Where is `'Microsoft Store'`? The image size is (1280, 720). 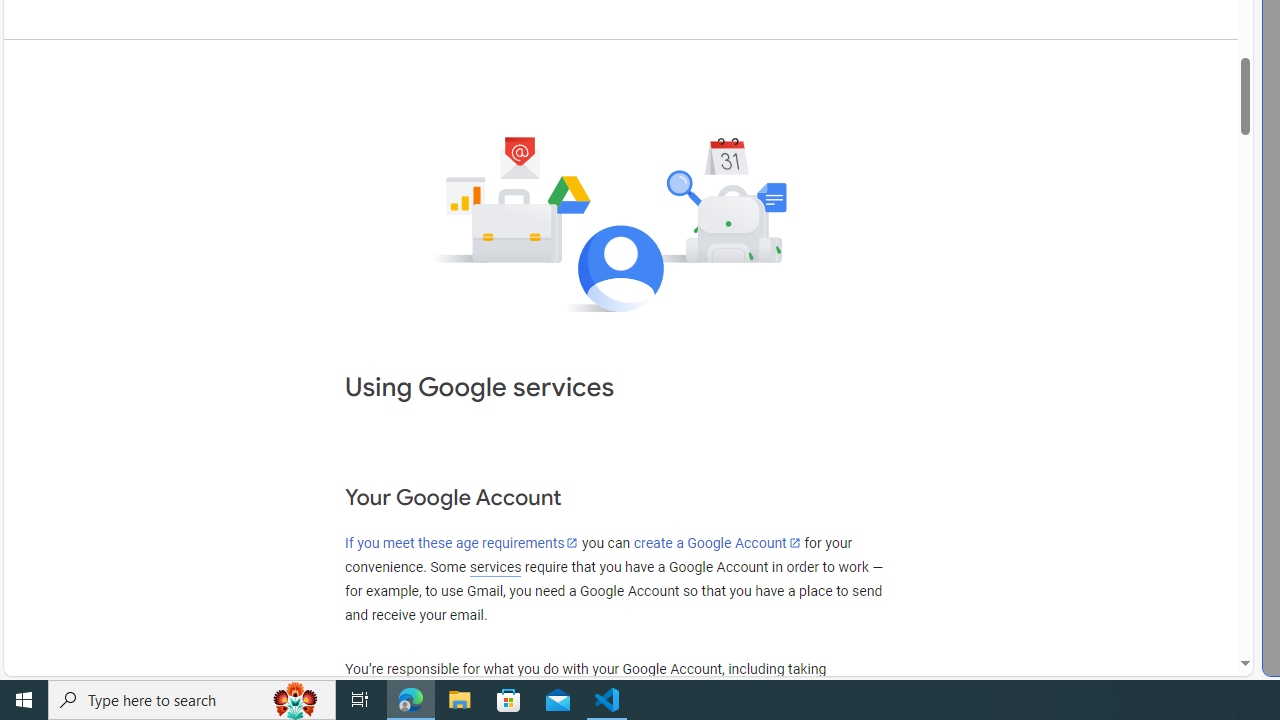 'Microsoft Store' is located at coordinates (509, 698).